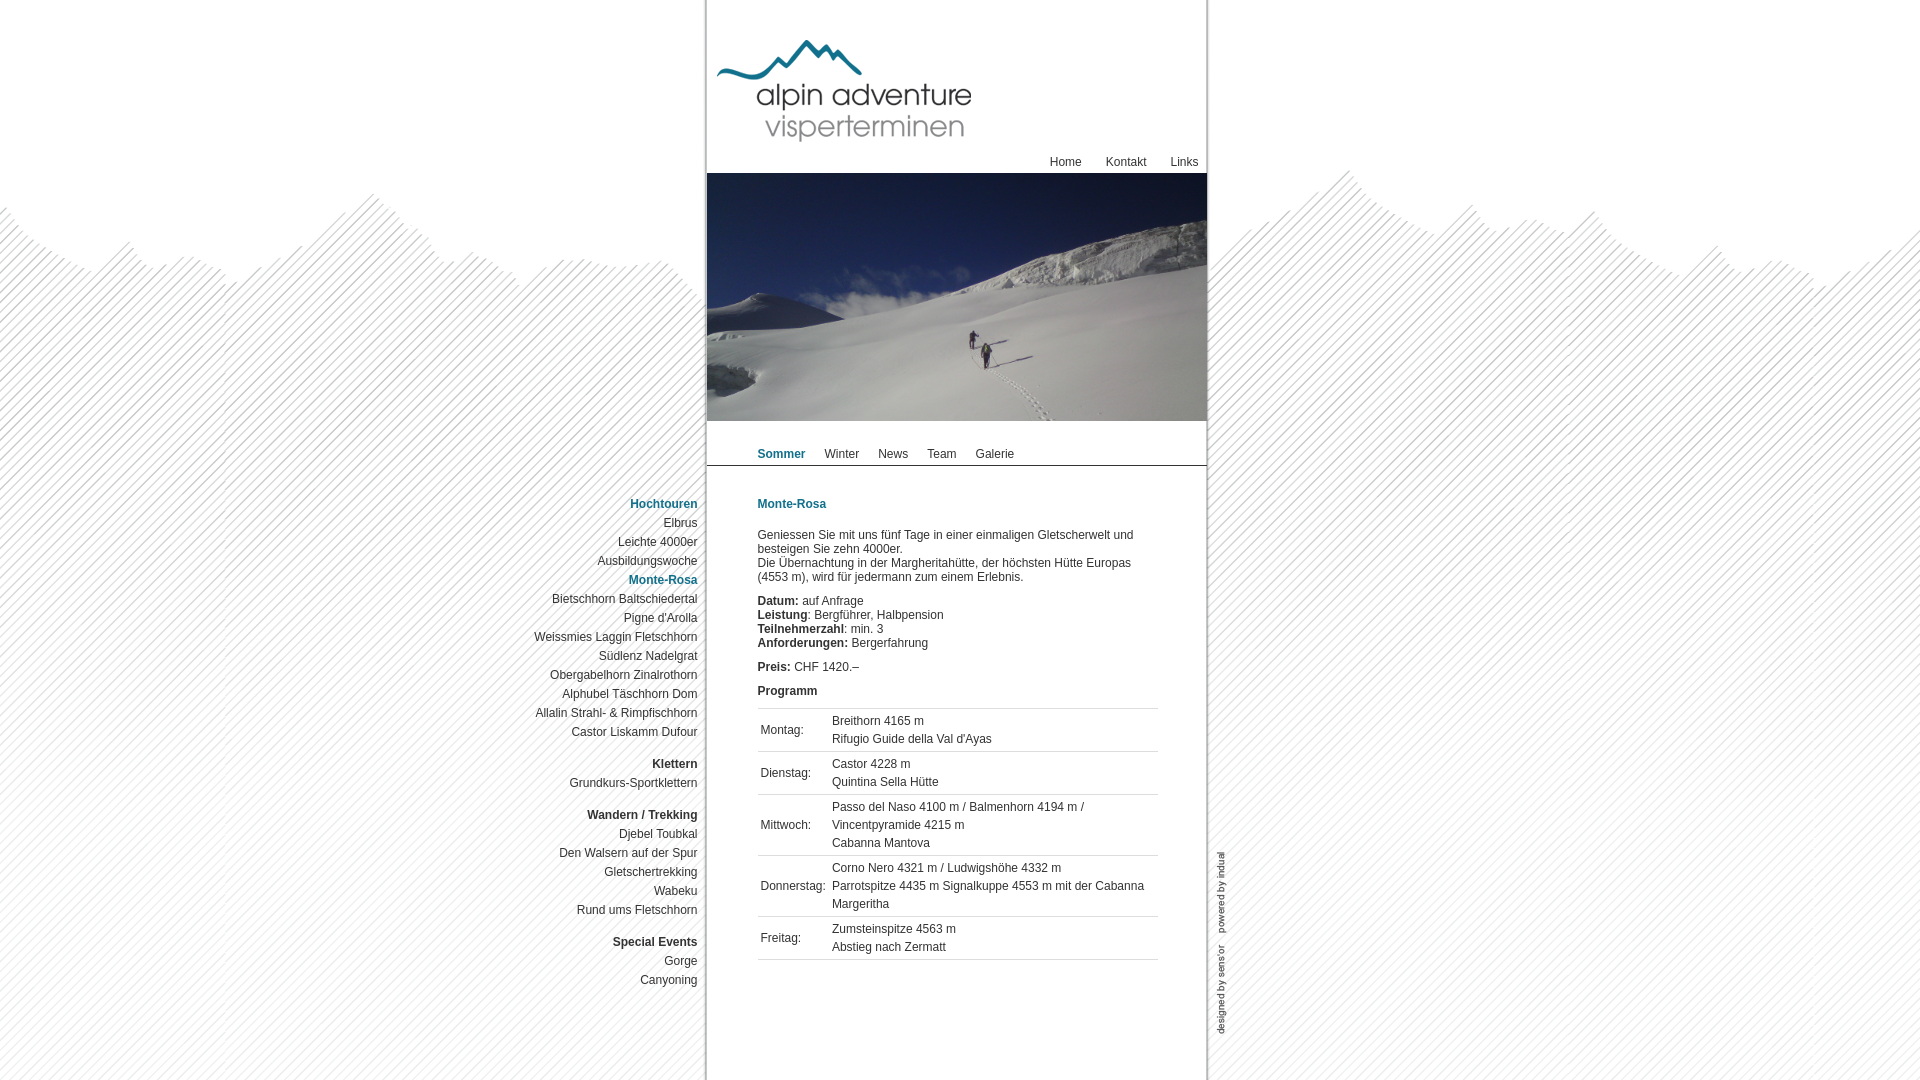  What do you see at coordinates (1064, 161) in the screenshot?
I see `'Home'` at bounding box center [1064, 161].